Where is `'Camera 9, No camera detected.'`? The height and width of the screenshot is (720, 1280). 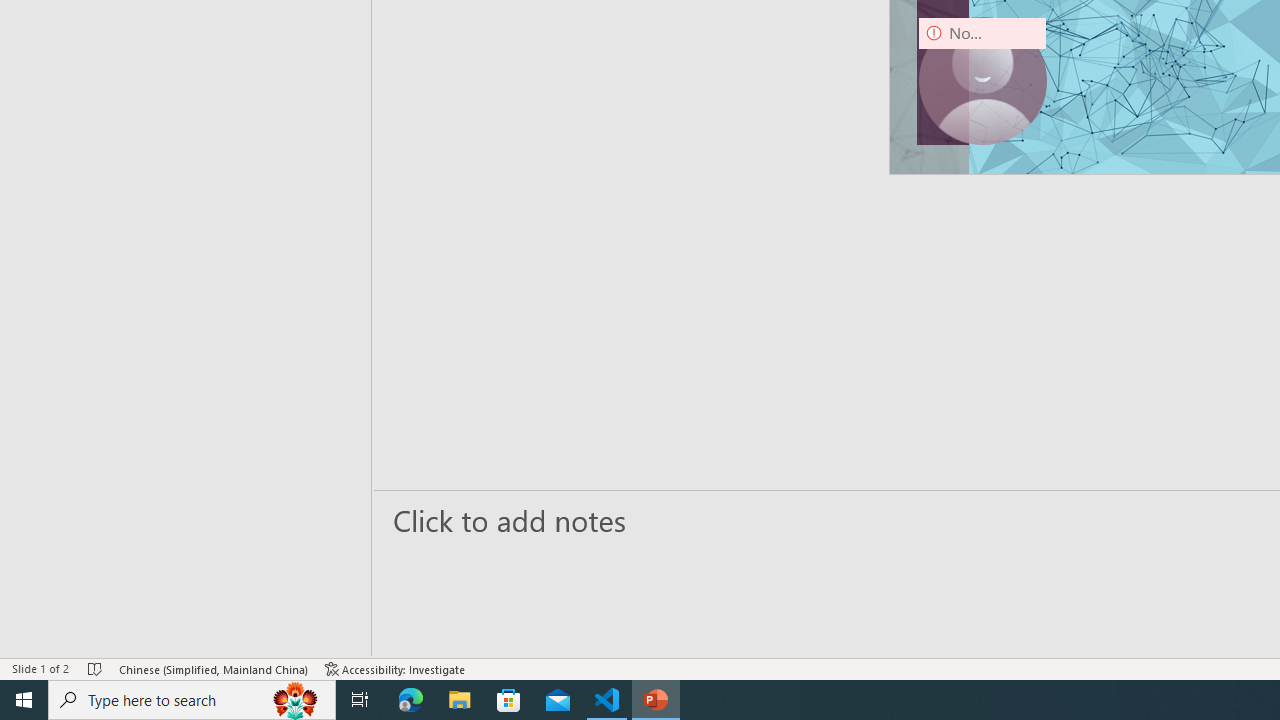
'Camera 9, No camera detected.' is located at coordinates (982, 80).